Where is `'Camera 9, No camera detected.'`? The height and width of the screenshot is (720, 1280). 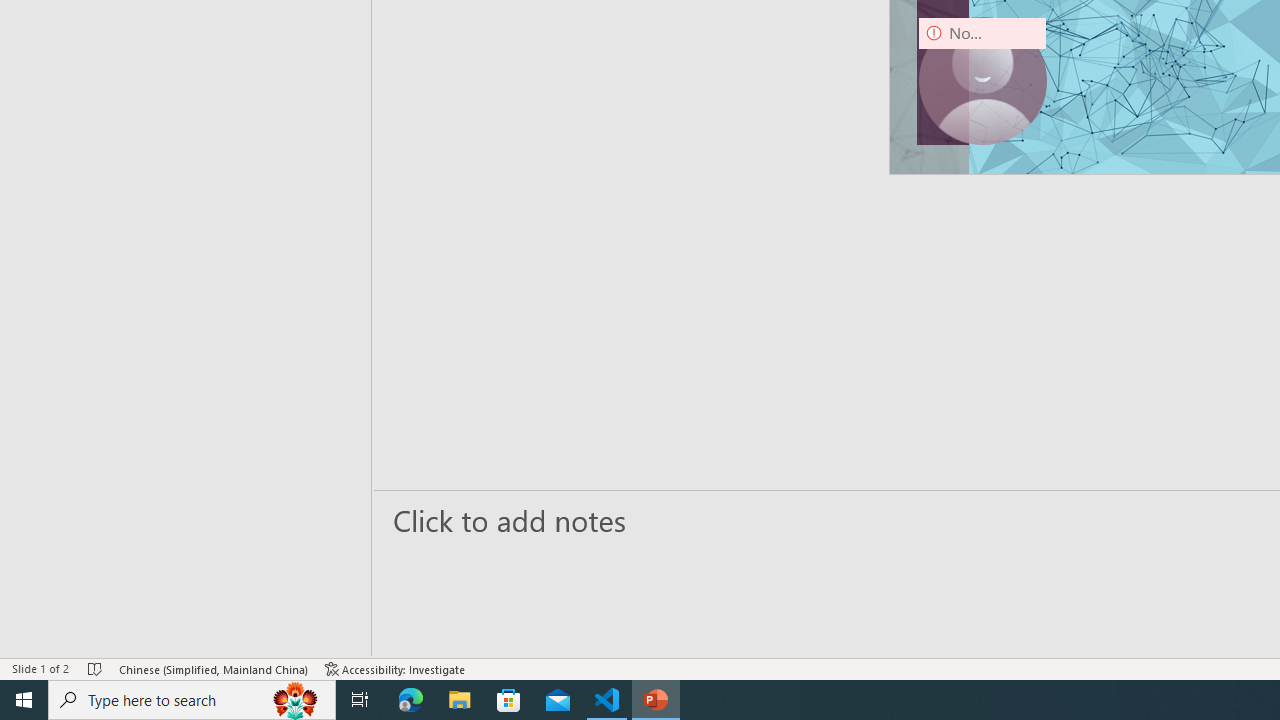
'Camera 9, No camera detected.' is located at coordinates (982, 80).